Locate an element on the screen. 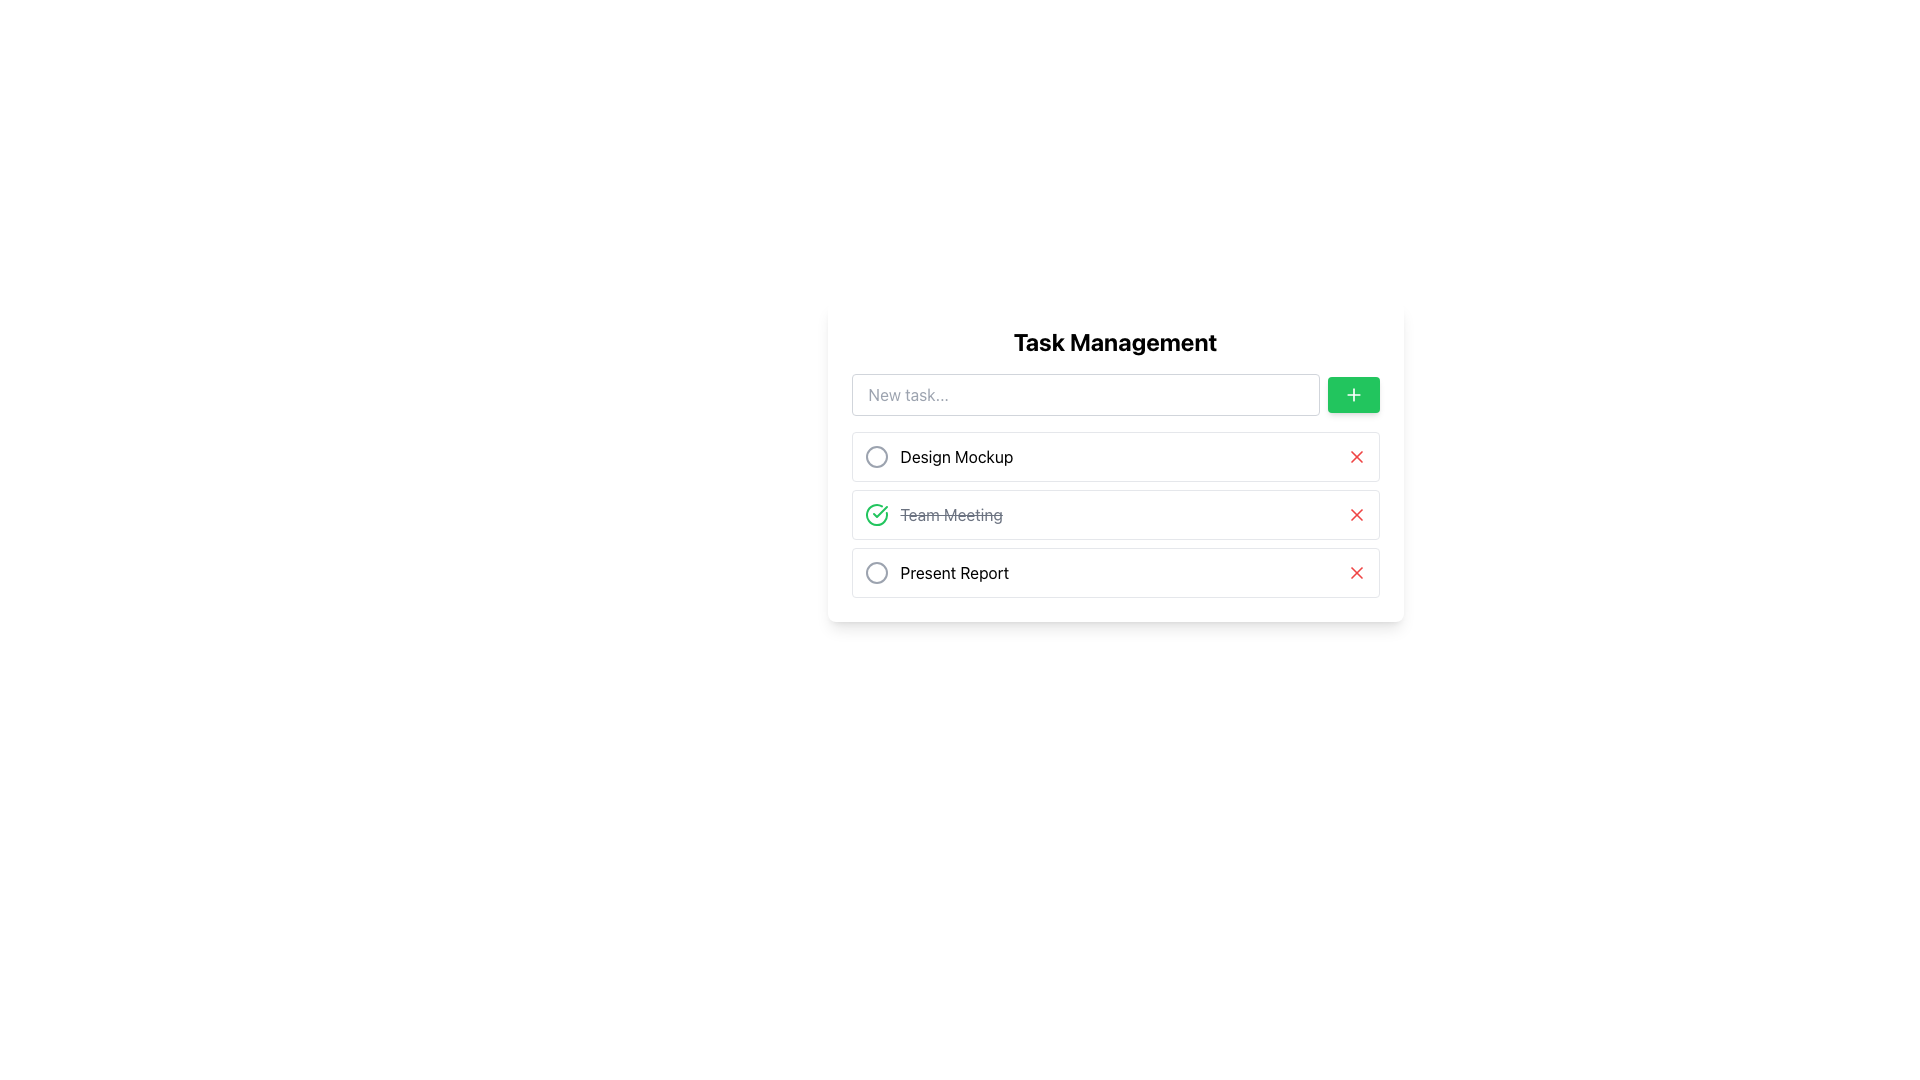  the checkbox next to the 'Team Meeting' task in the Task List to mark it as completed is located at coordinates (1114, 514).